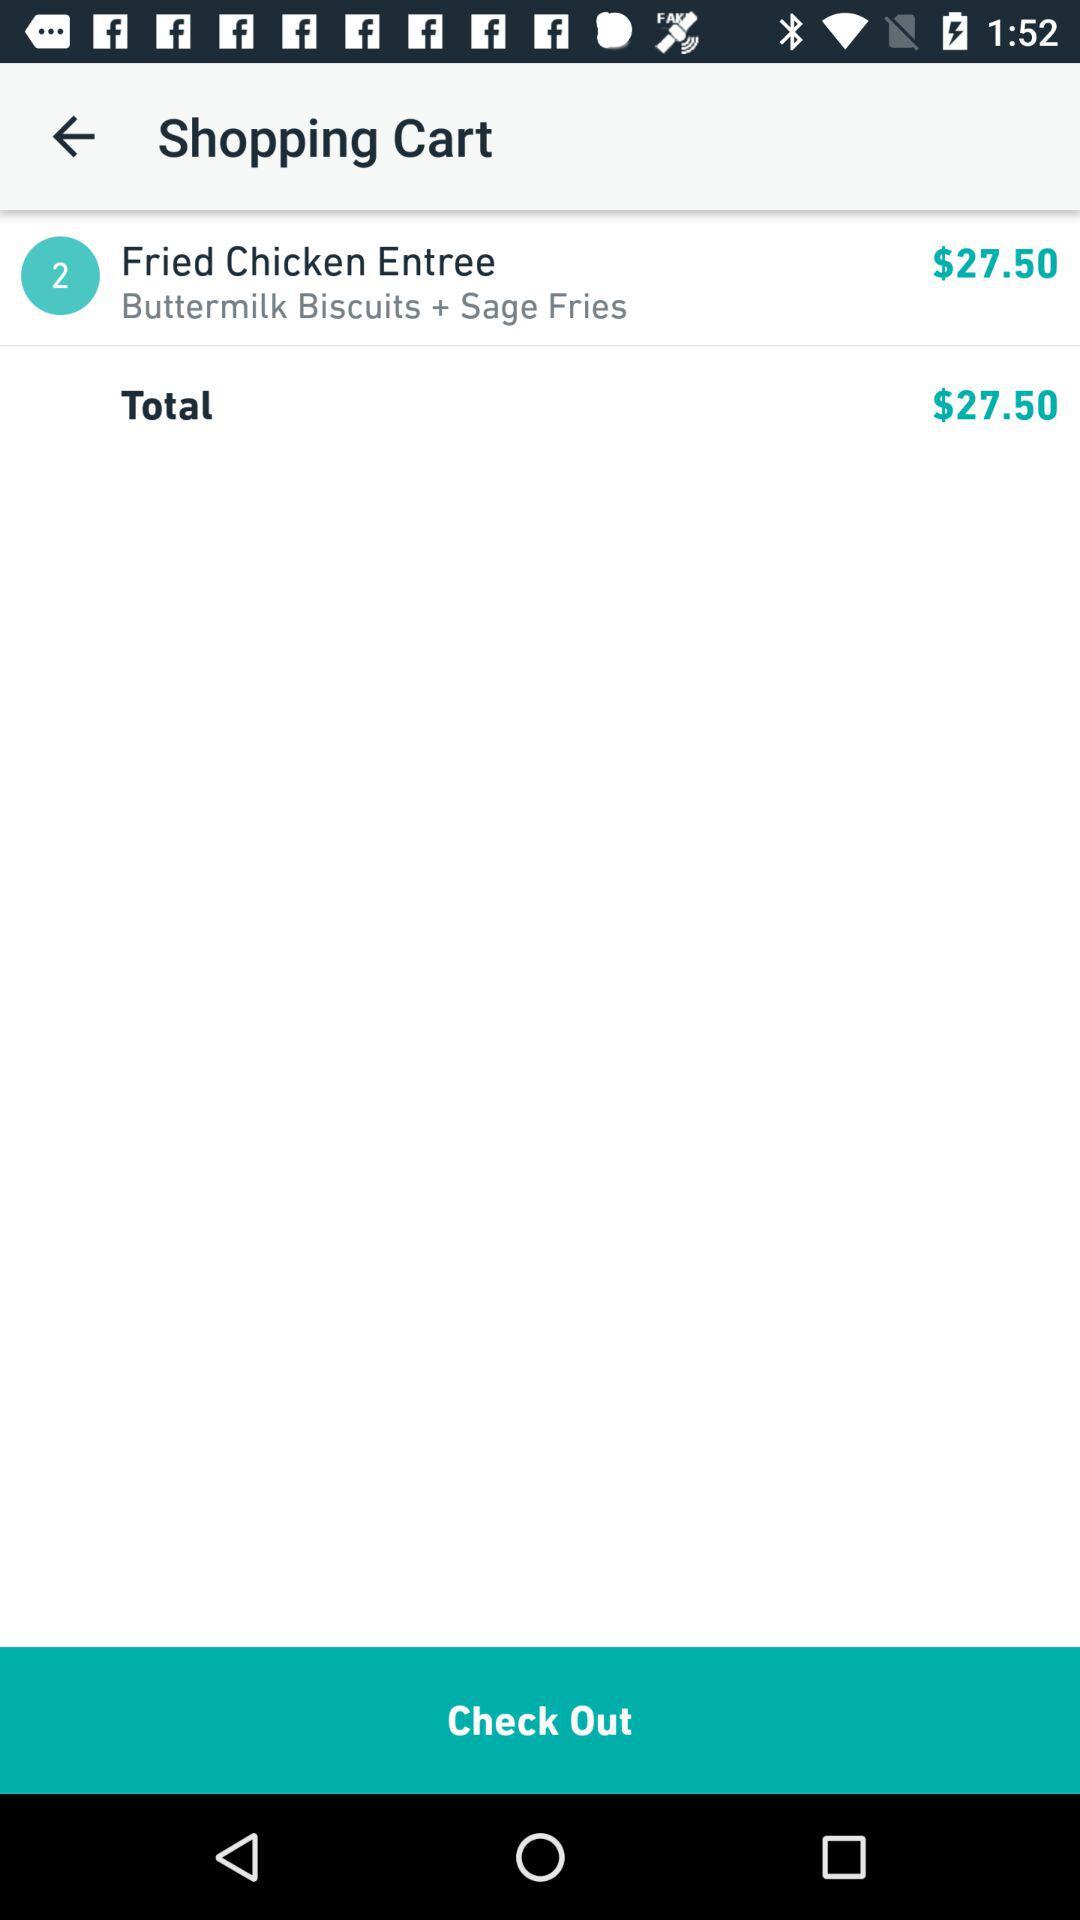  I want to click on item above 2 item, so click(72, 135).